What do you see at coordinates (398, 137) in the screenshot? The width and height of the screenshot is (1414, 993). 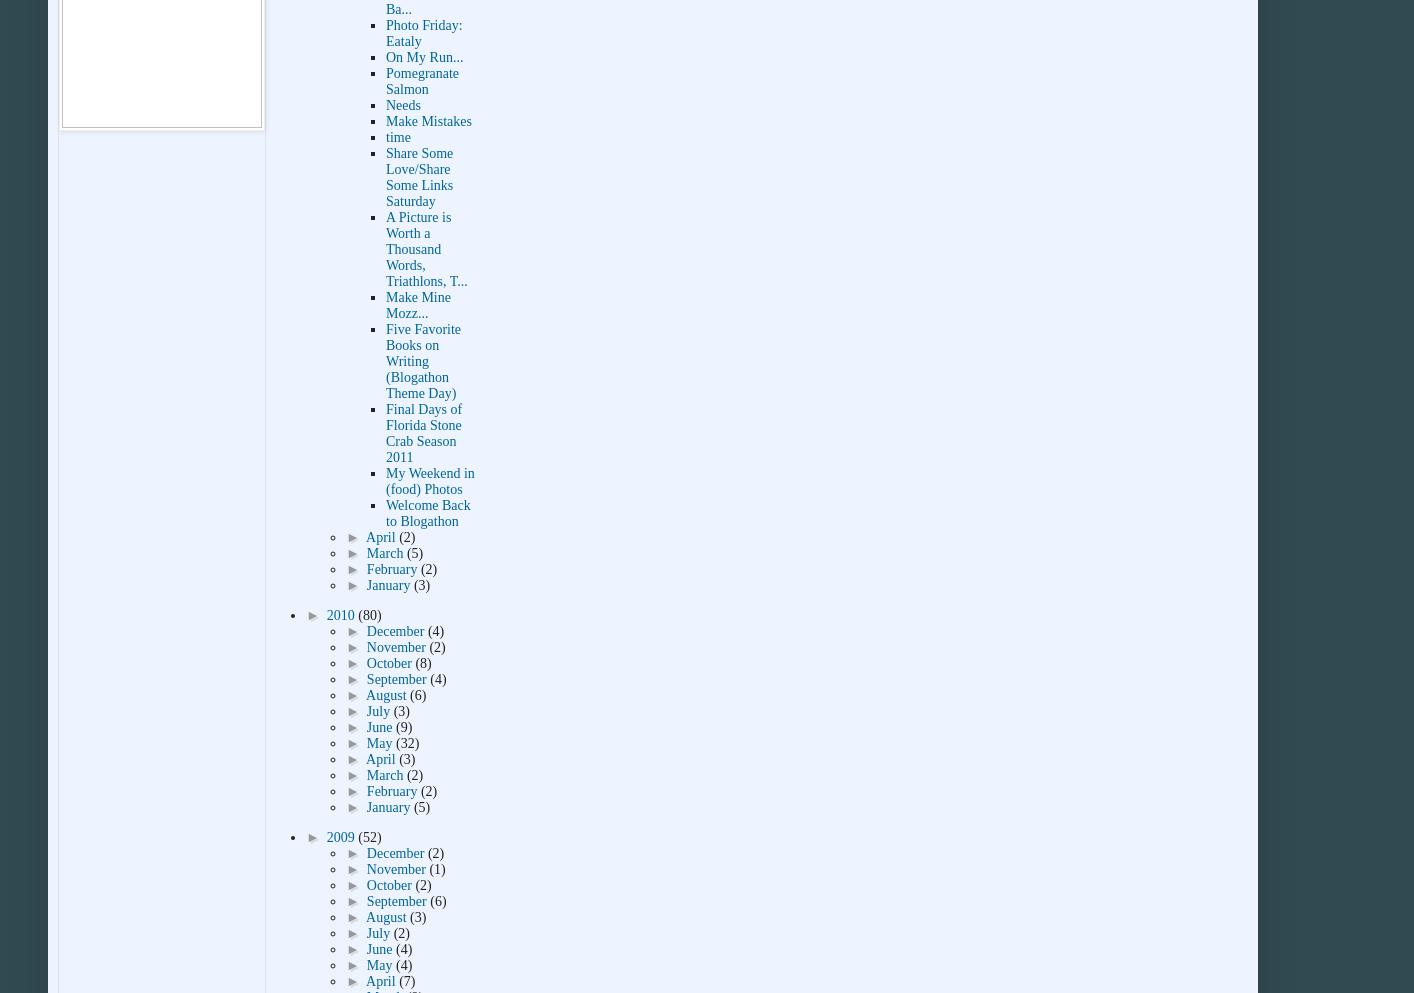 I see `'time'` at bounding box center [398, 137].